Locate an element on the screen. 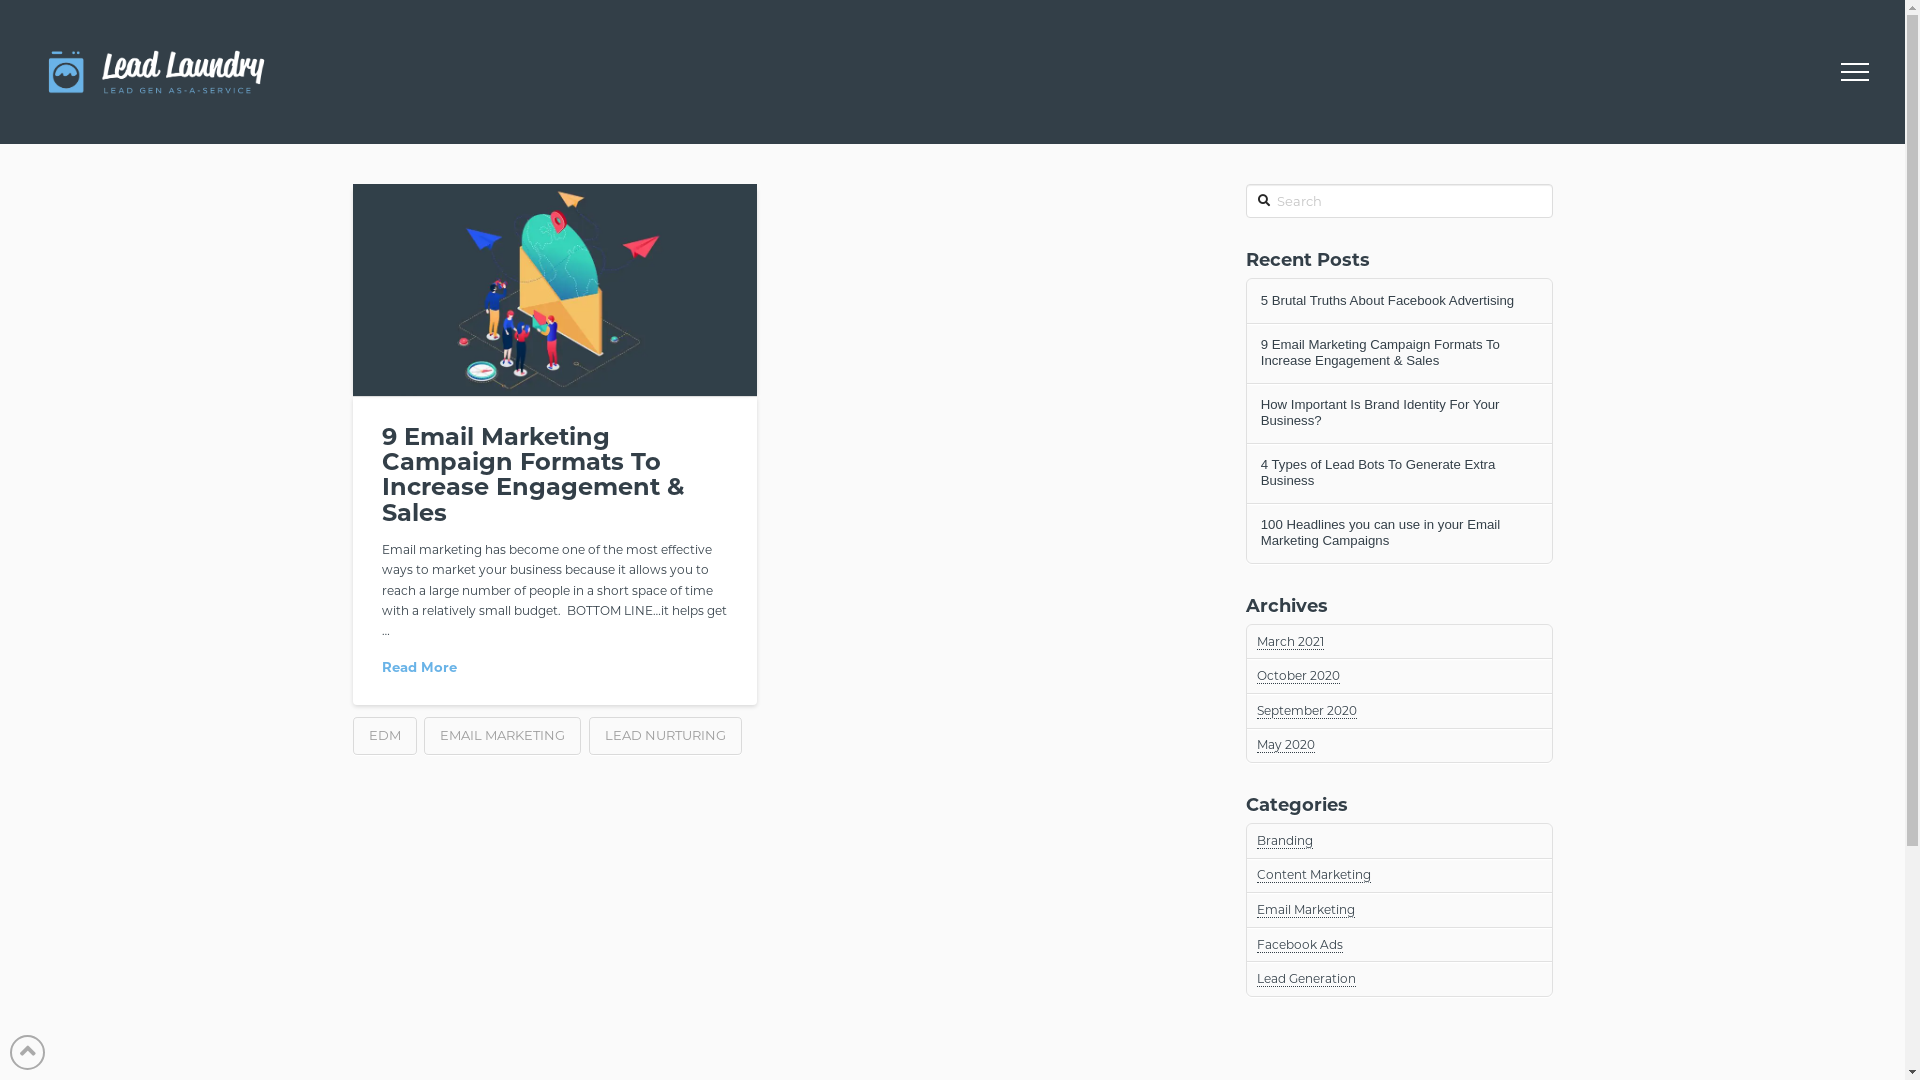 This screenshot has height=1080, width=1920. 'Back to Top' is located at coordinates (27, 1051).